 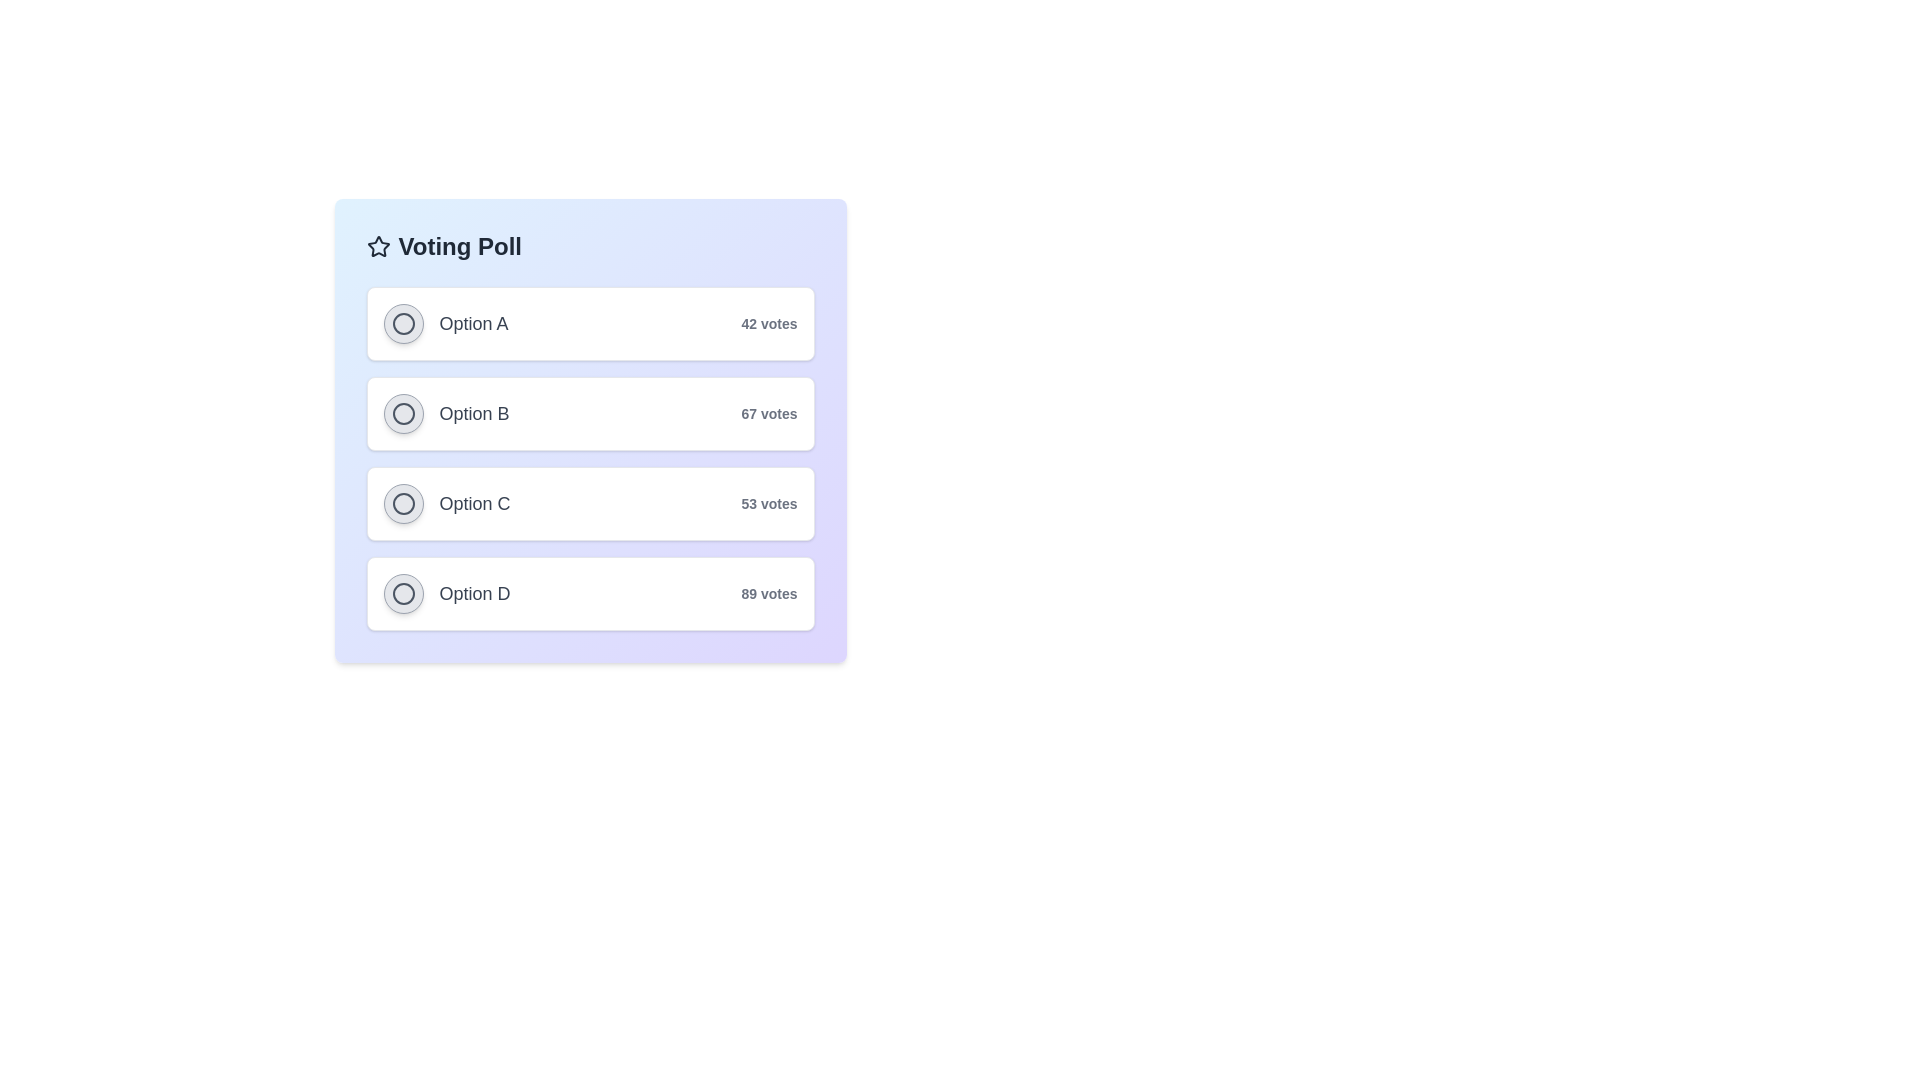 What do you see at coordinates (768, 412) in the screenshot?
I see `the text element displaying '67 votes', styled in gray and located at the far-right side of the voting option box for 'Option B'` at bounding box center [768, 412].